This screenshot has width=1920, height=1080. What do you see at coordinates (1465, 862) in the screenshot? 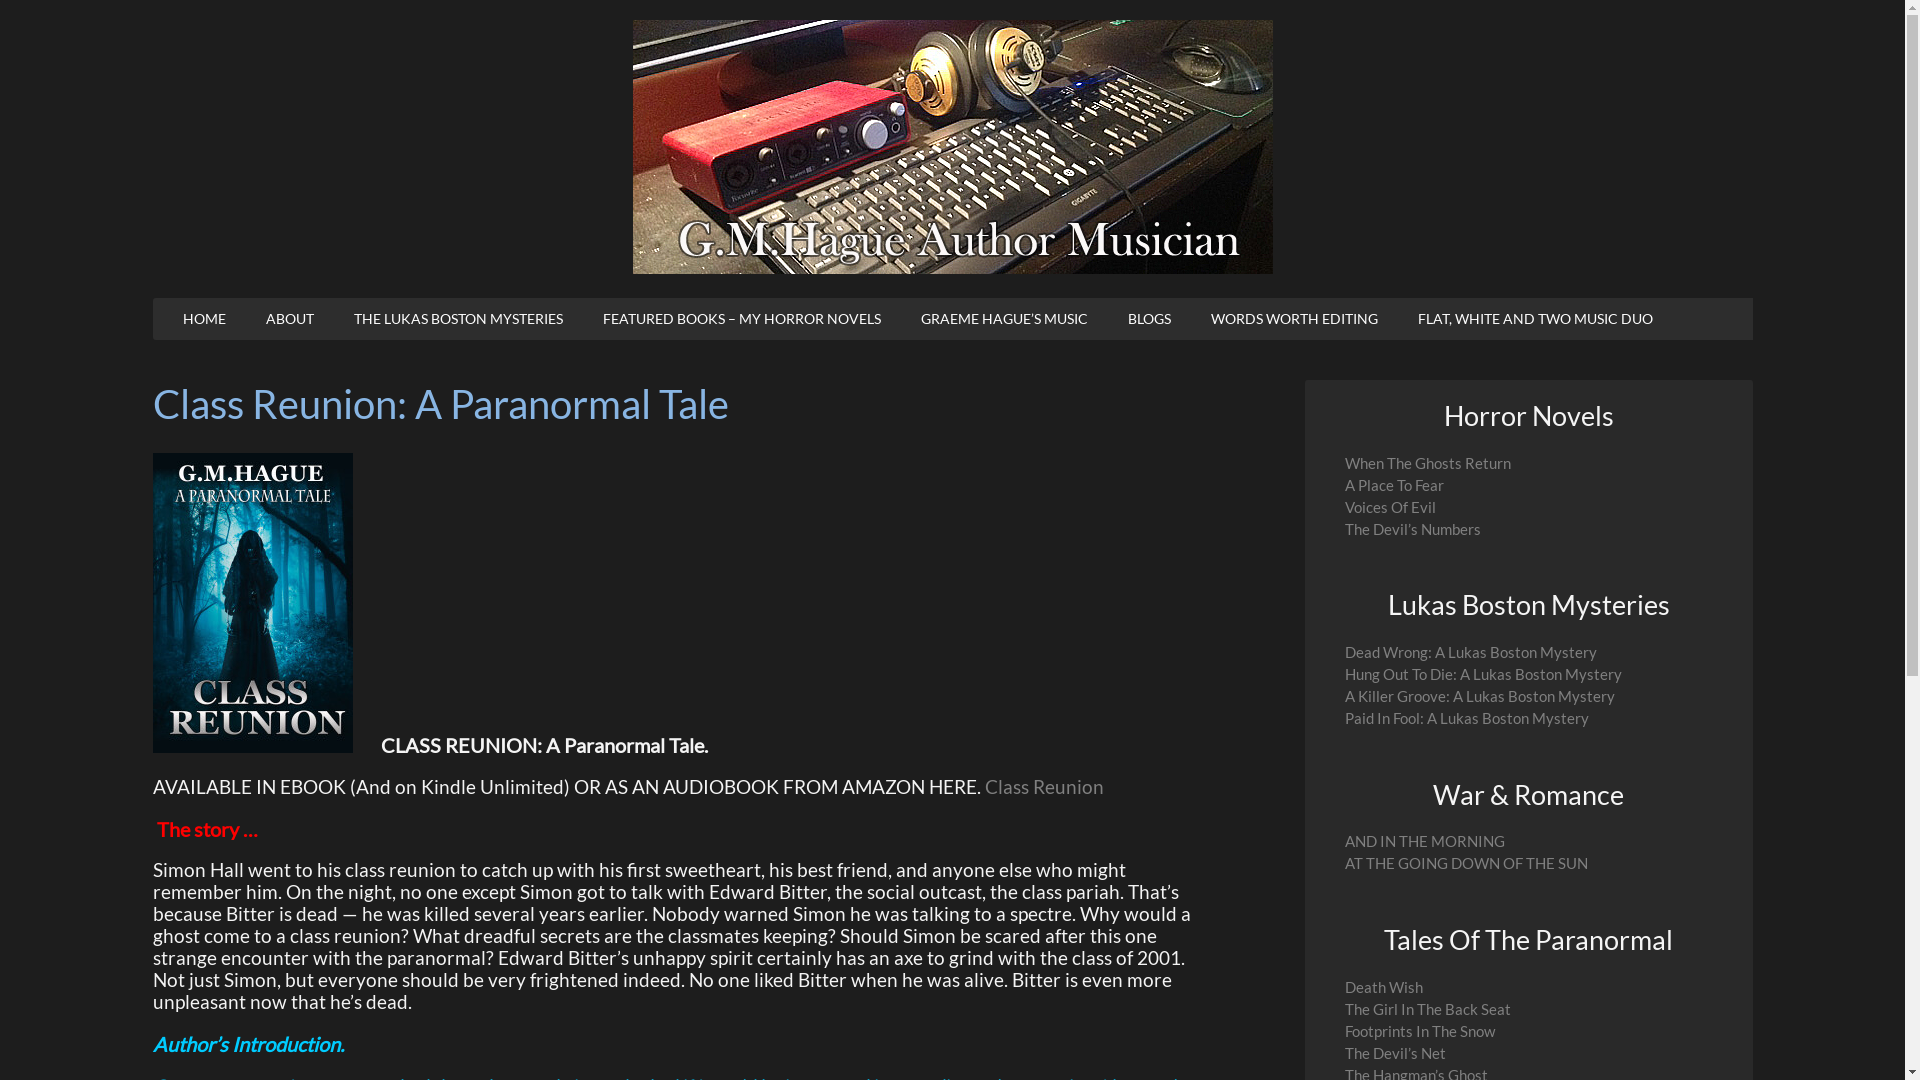
I see `'AT THE GOING DOWN OF THE SUN'` at bounding box center [1465, 862].